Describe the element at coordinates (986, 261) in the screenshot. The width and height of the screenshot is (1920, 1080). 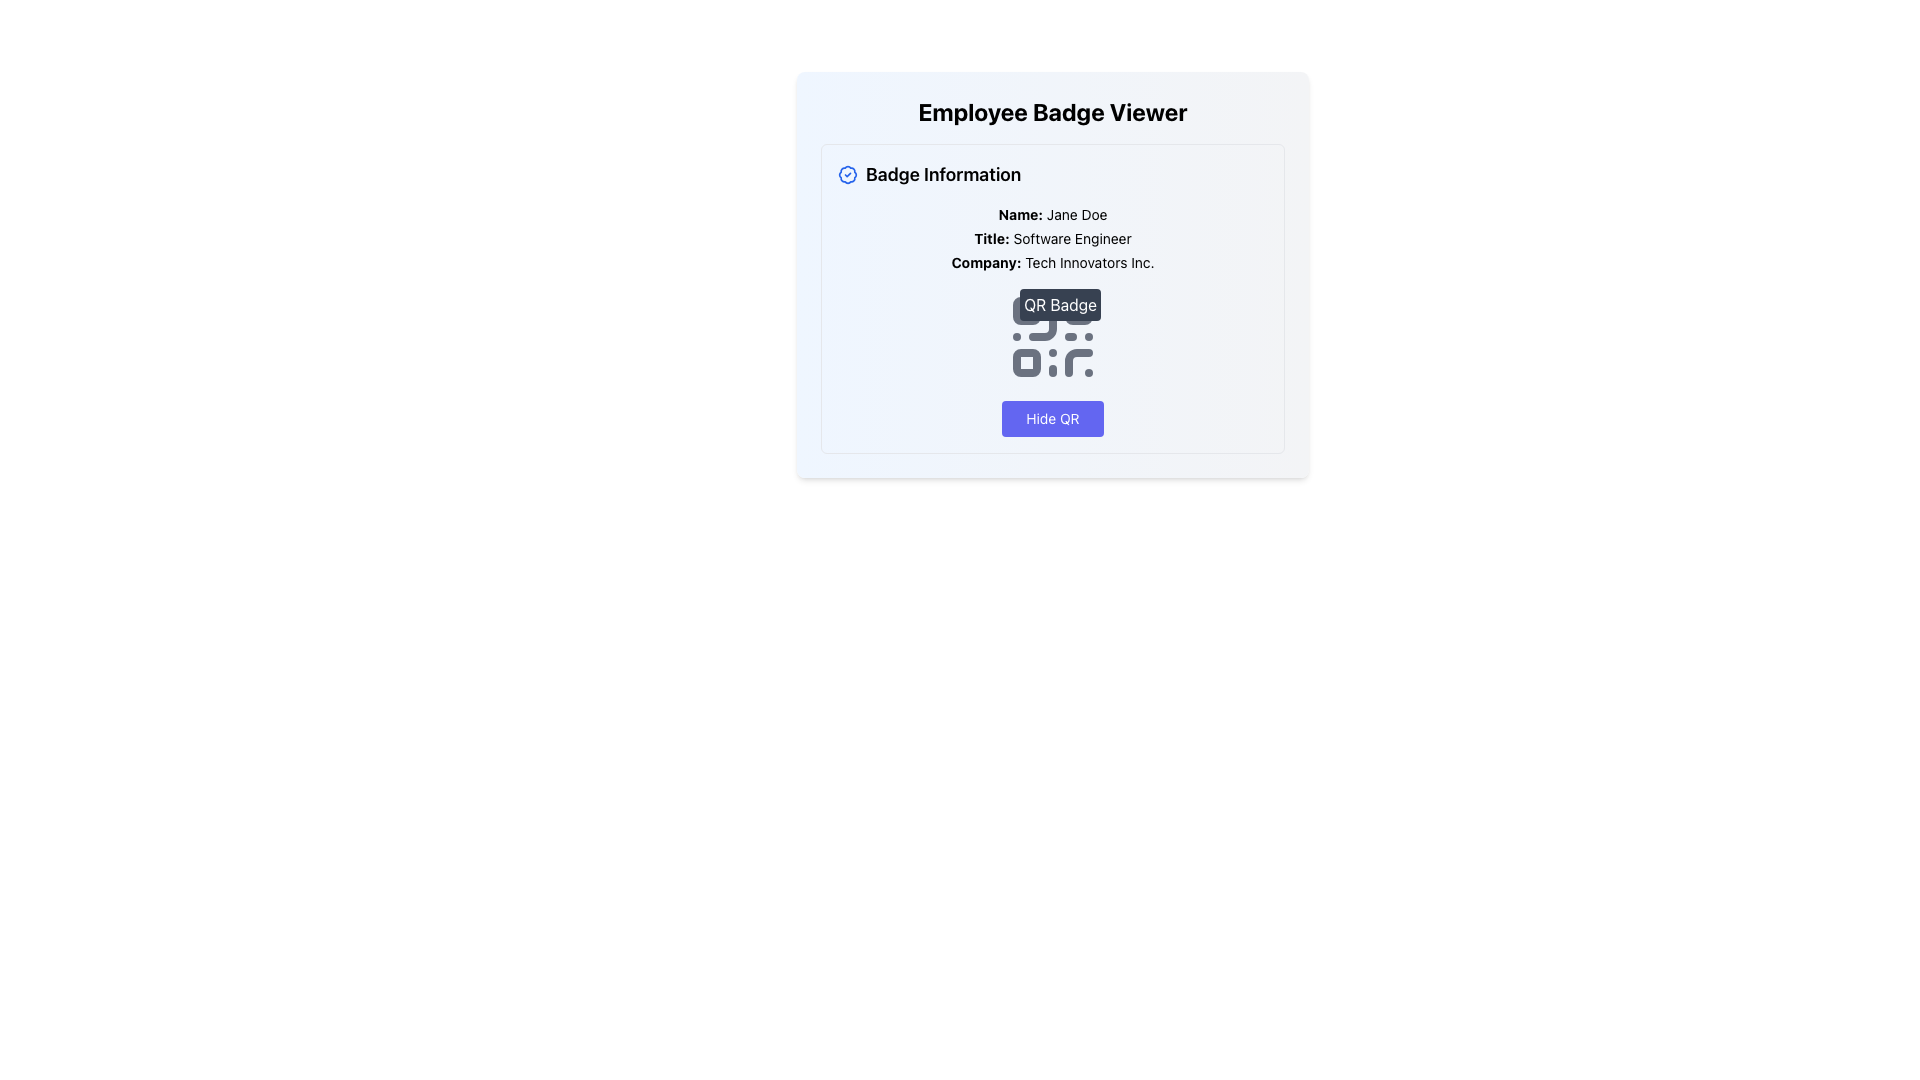
I see `the static text label that reads 'Company:' in bold black font located in the 'Badge Information' section of the Employee Badge Viewer interface` at that location.